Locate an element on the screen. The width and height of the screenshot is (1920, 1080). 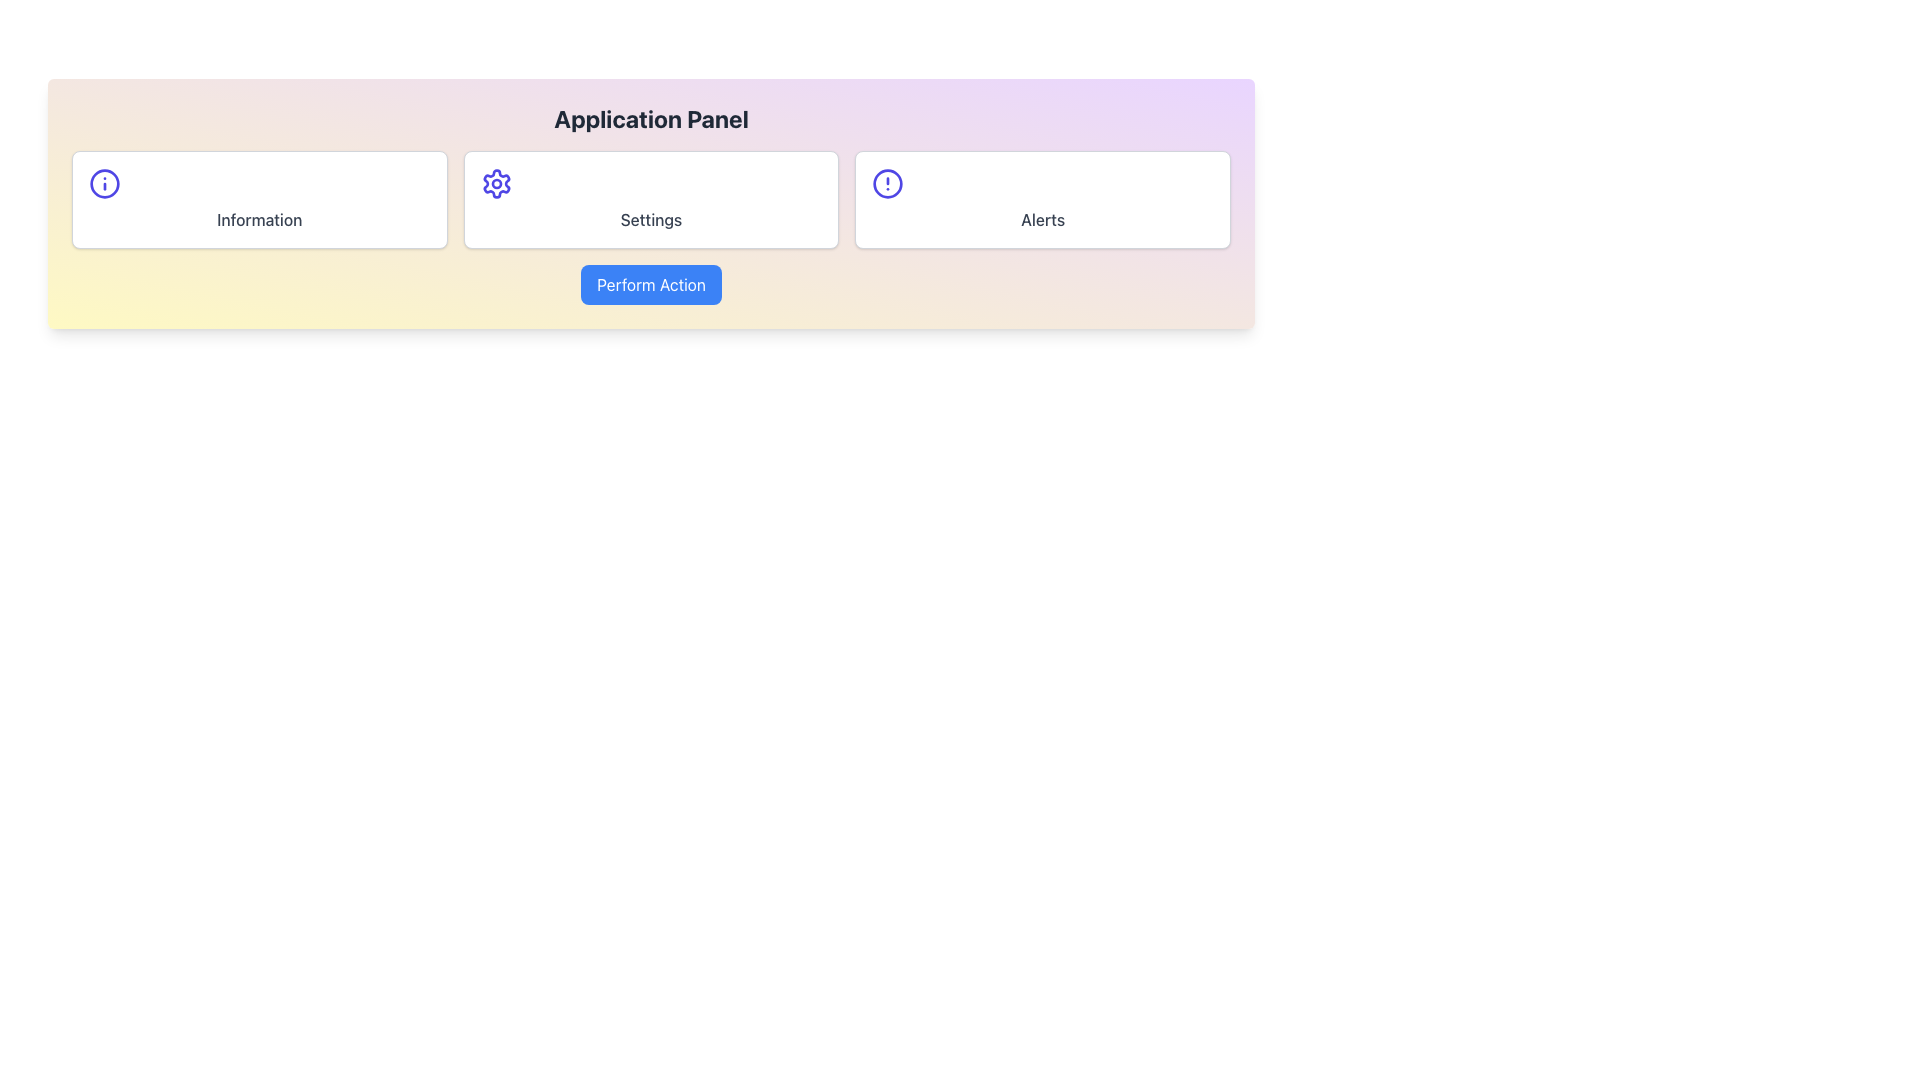
the text label at the bottom center of the middle card, which indicates settings-related functionality is located at coordinates (651, 219).